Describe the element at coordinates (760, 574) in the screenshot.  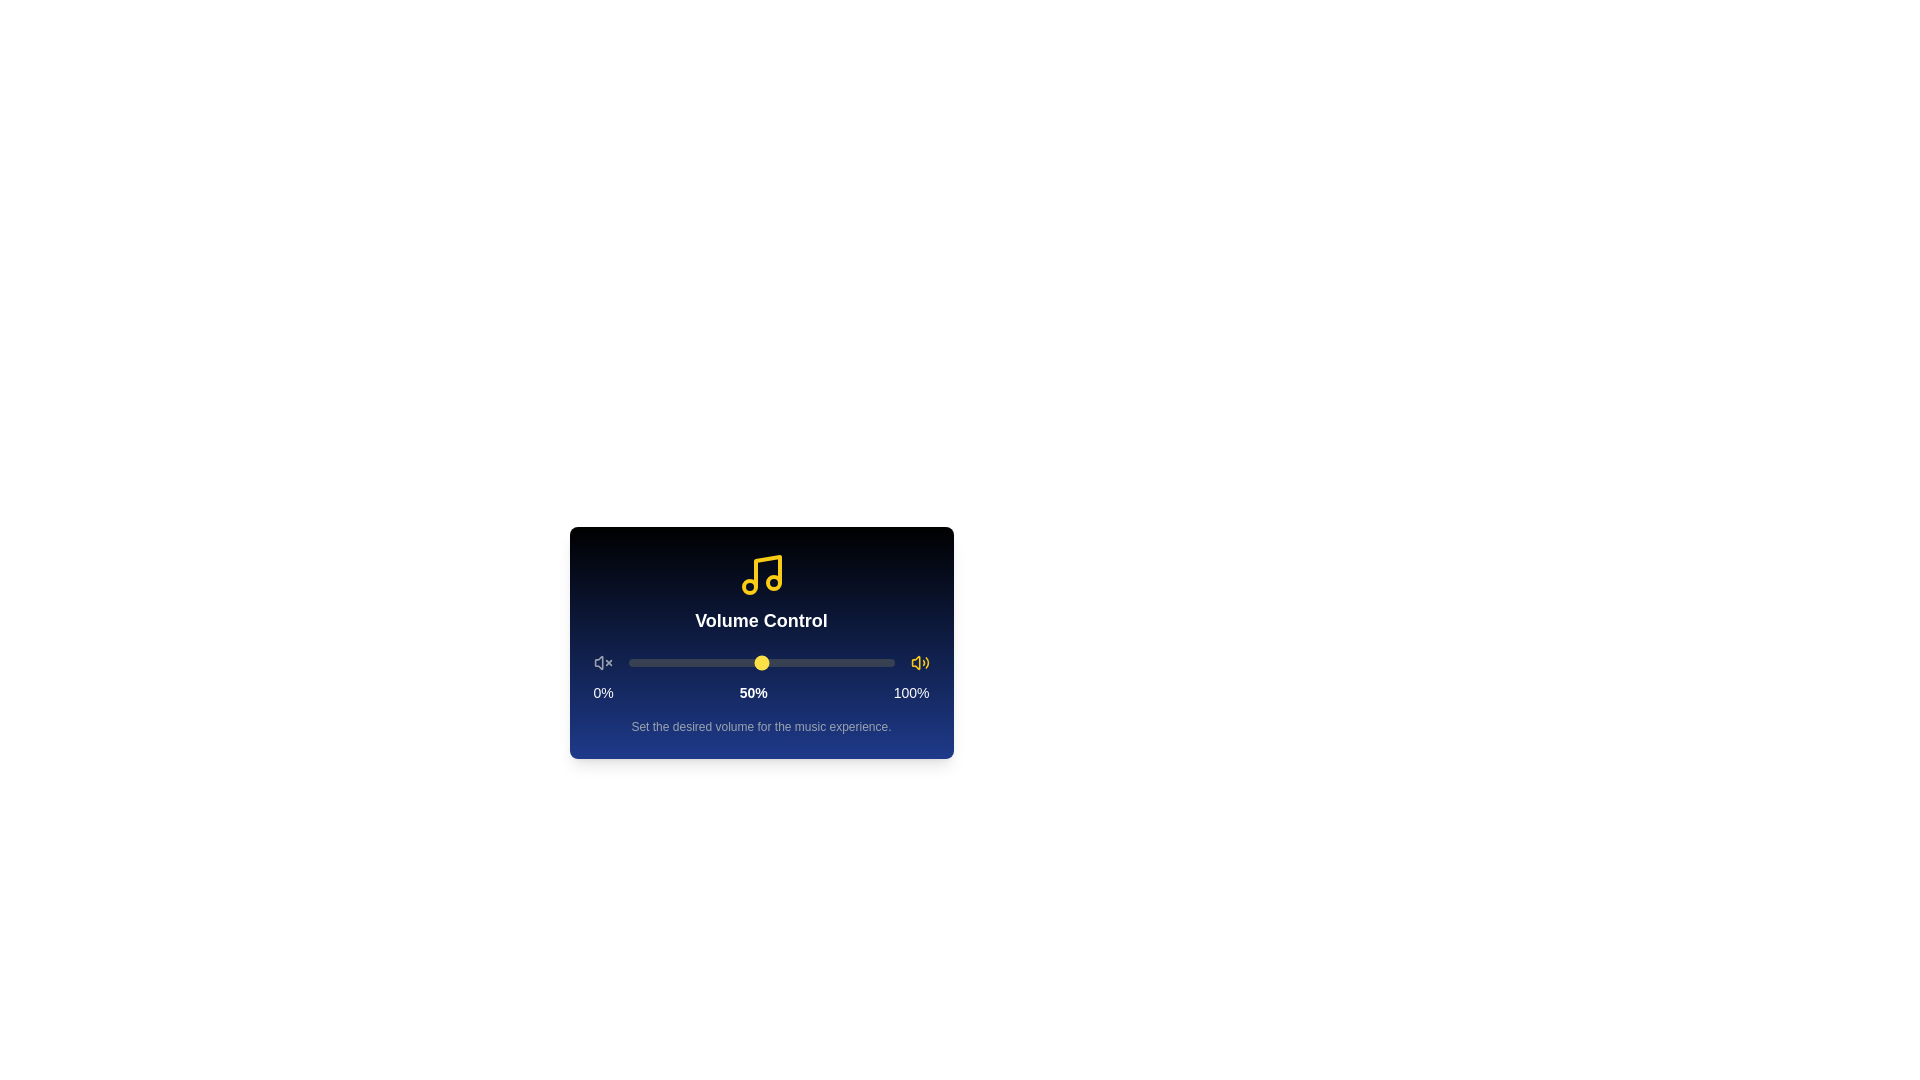
I see `the graphical music note icon` at that location.